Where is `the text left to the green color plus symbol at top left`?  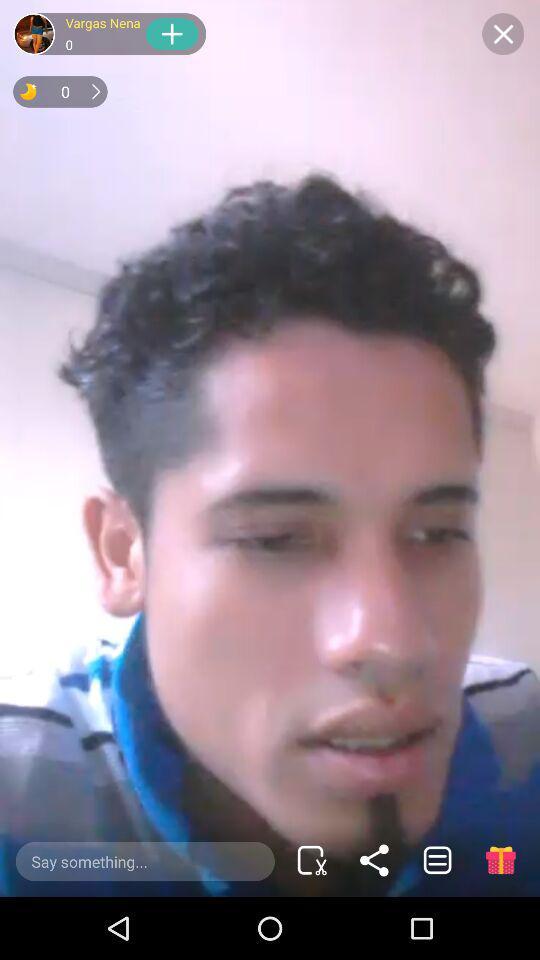 the text left to the green color plus symbol at top left is located at coordinates (103, 32).